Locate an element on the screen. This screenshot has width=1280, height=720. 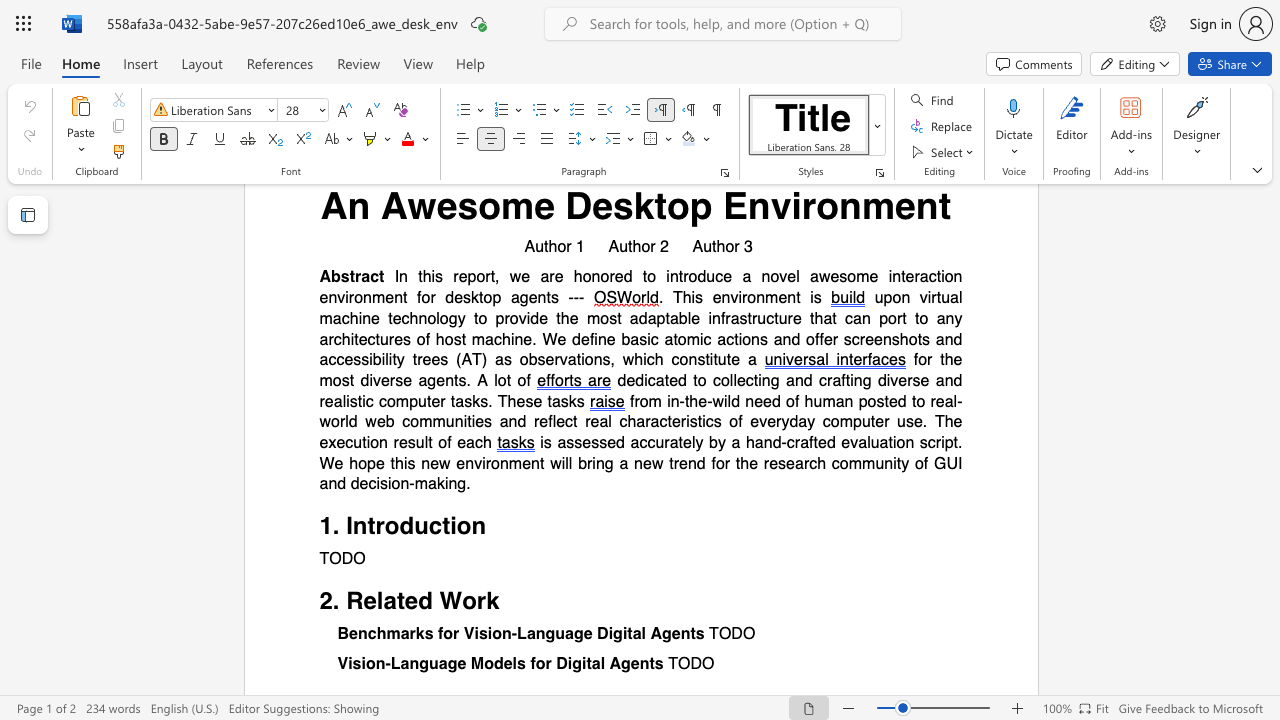
the subset text "op Environmen" within the text "An Awesome Desktop Environment" is located at coordinates (667, 205).